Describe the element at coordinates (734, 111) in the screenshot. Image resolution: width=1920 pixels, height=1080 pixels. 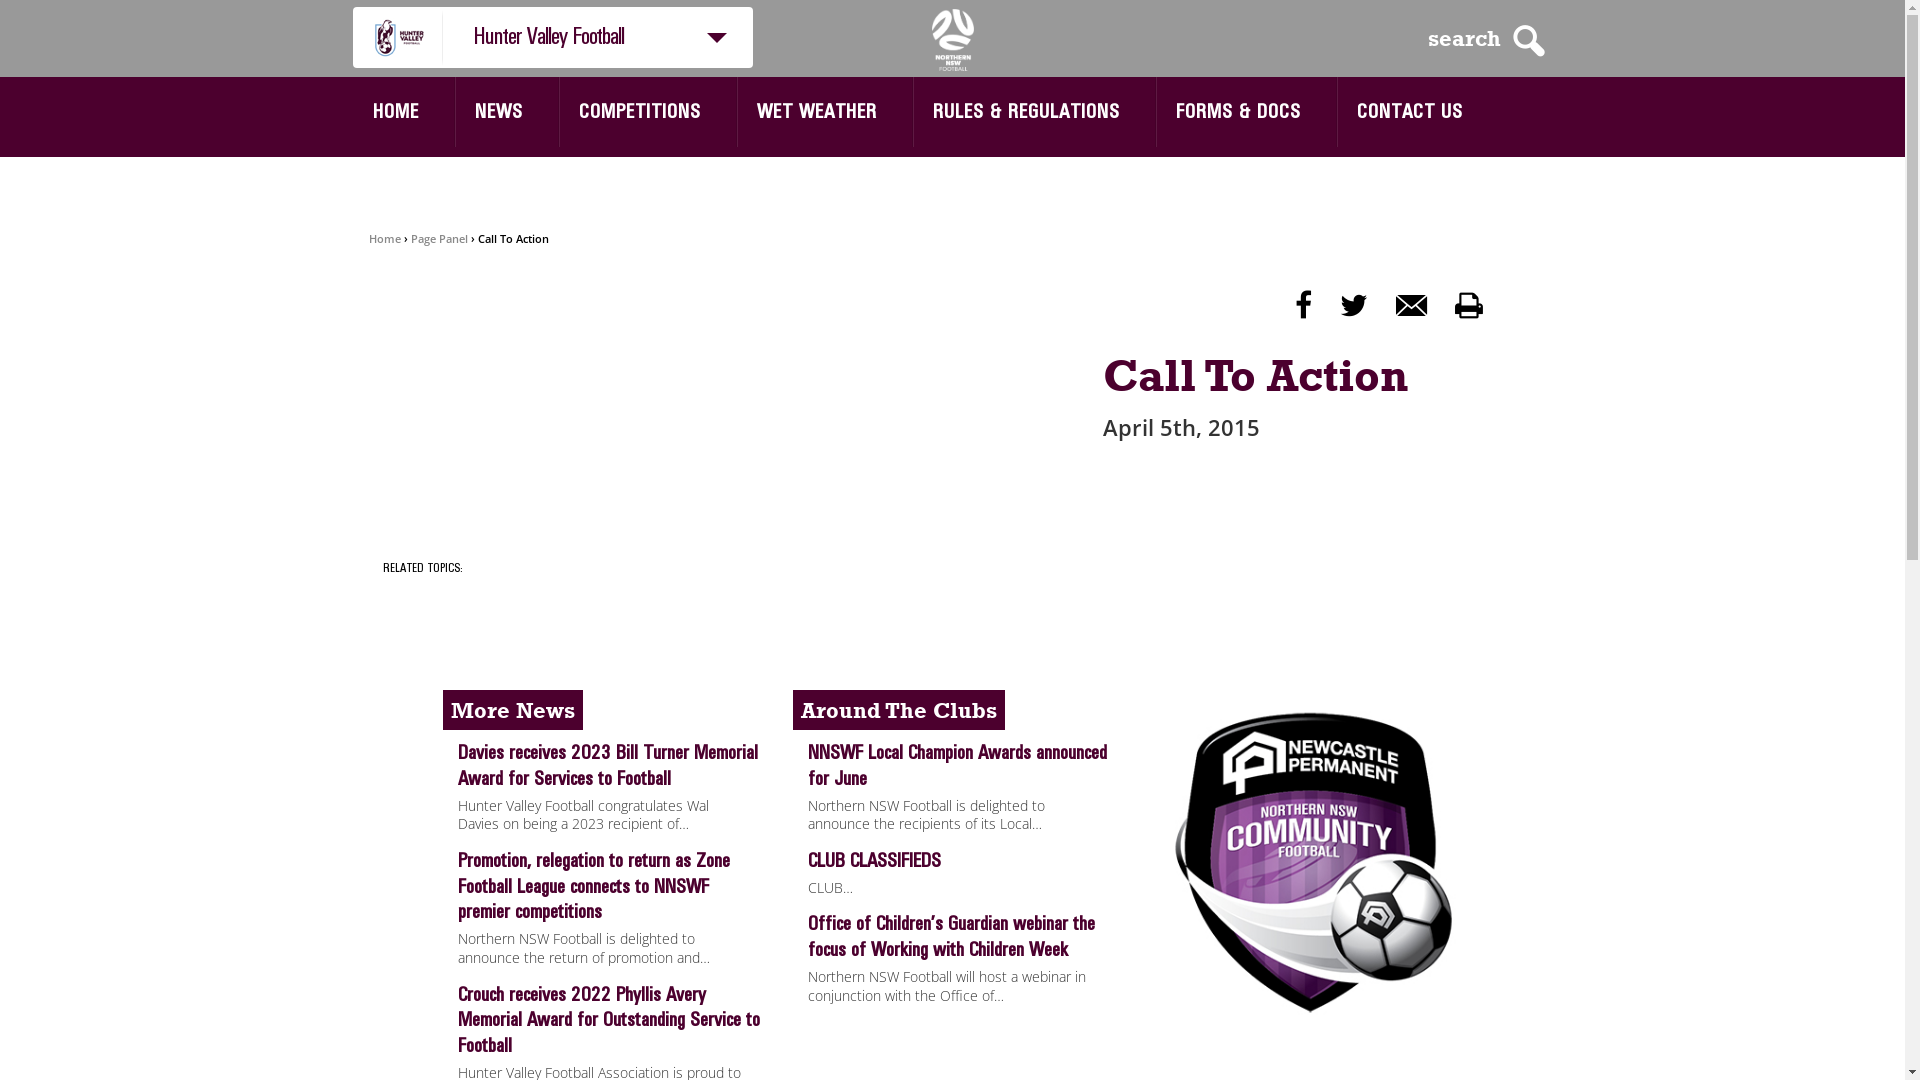
I see `'WET WEATHER'` at that location.